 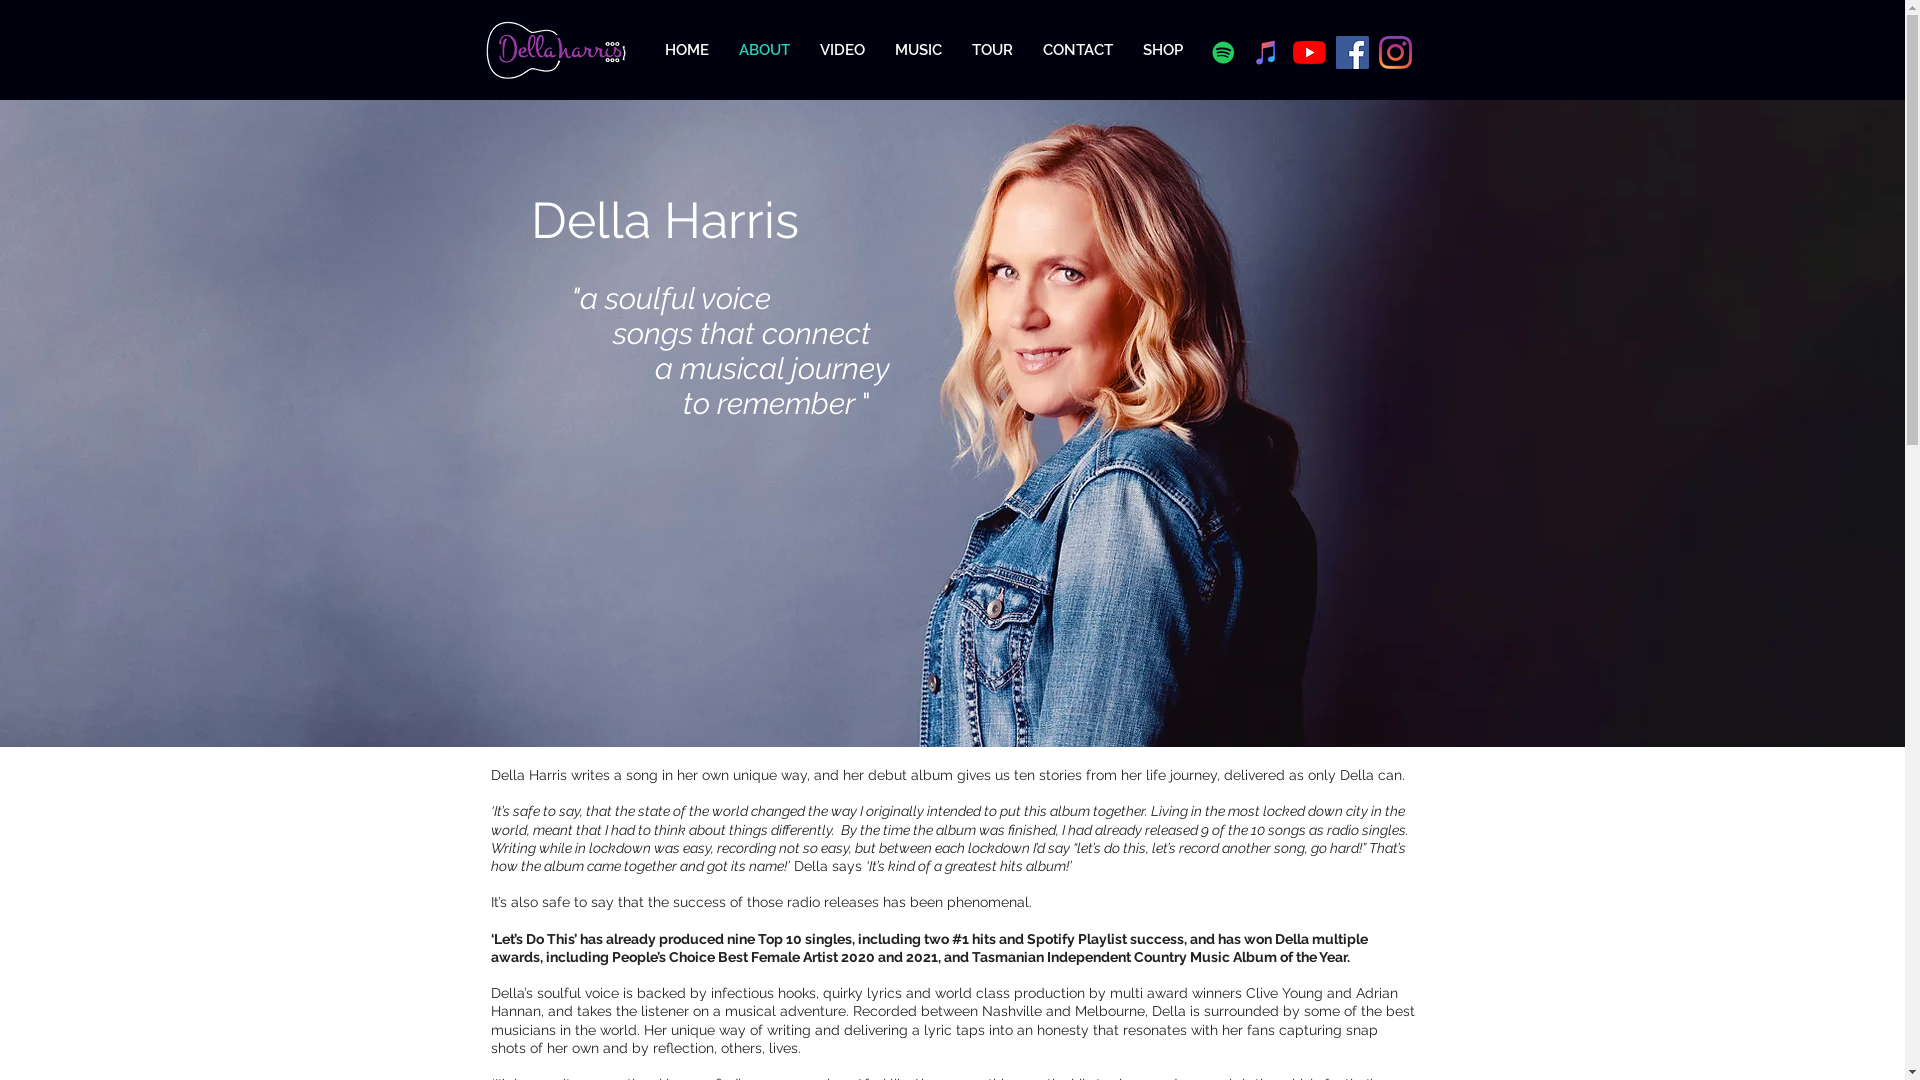 I want to click on 'ABOUT', so click(x=763, y=49).